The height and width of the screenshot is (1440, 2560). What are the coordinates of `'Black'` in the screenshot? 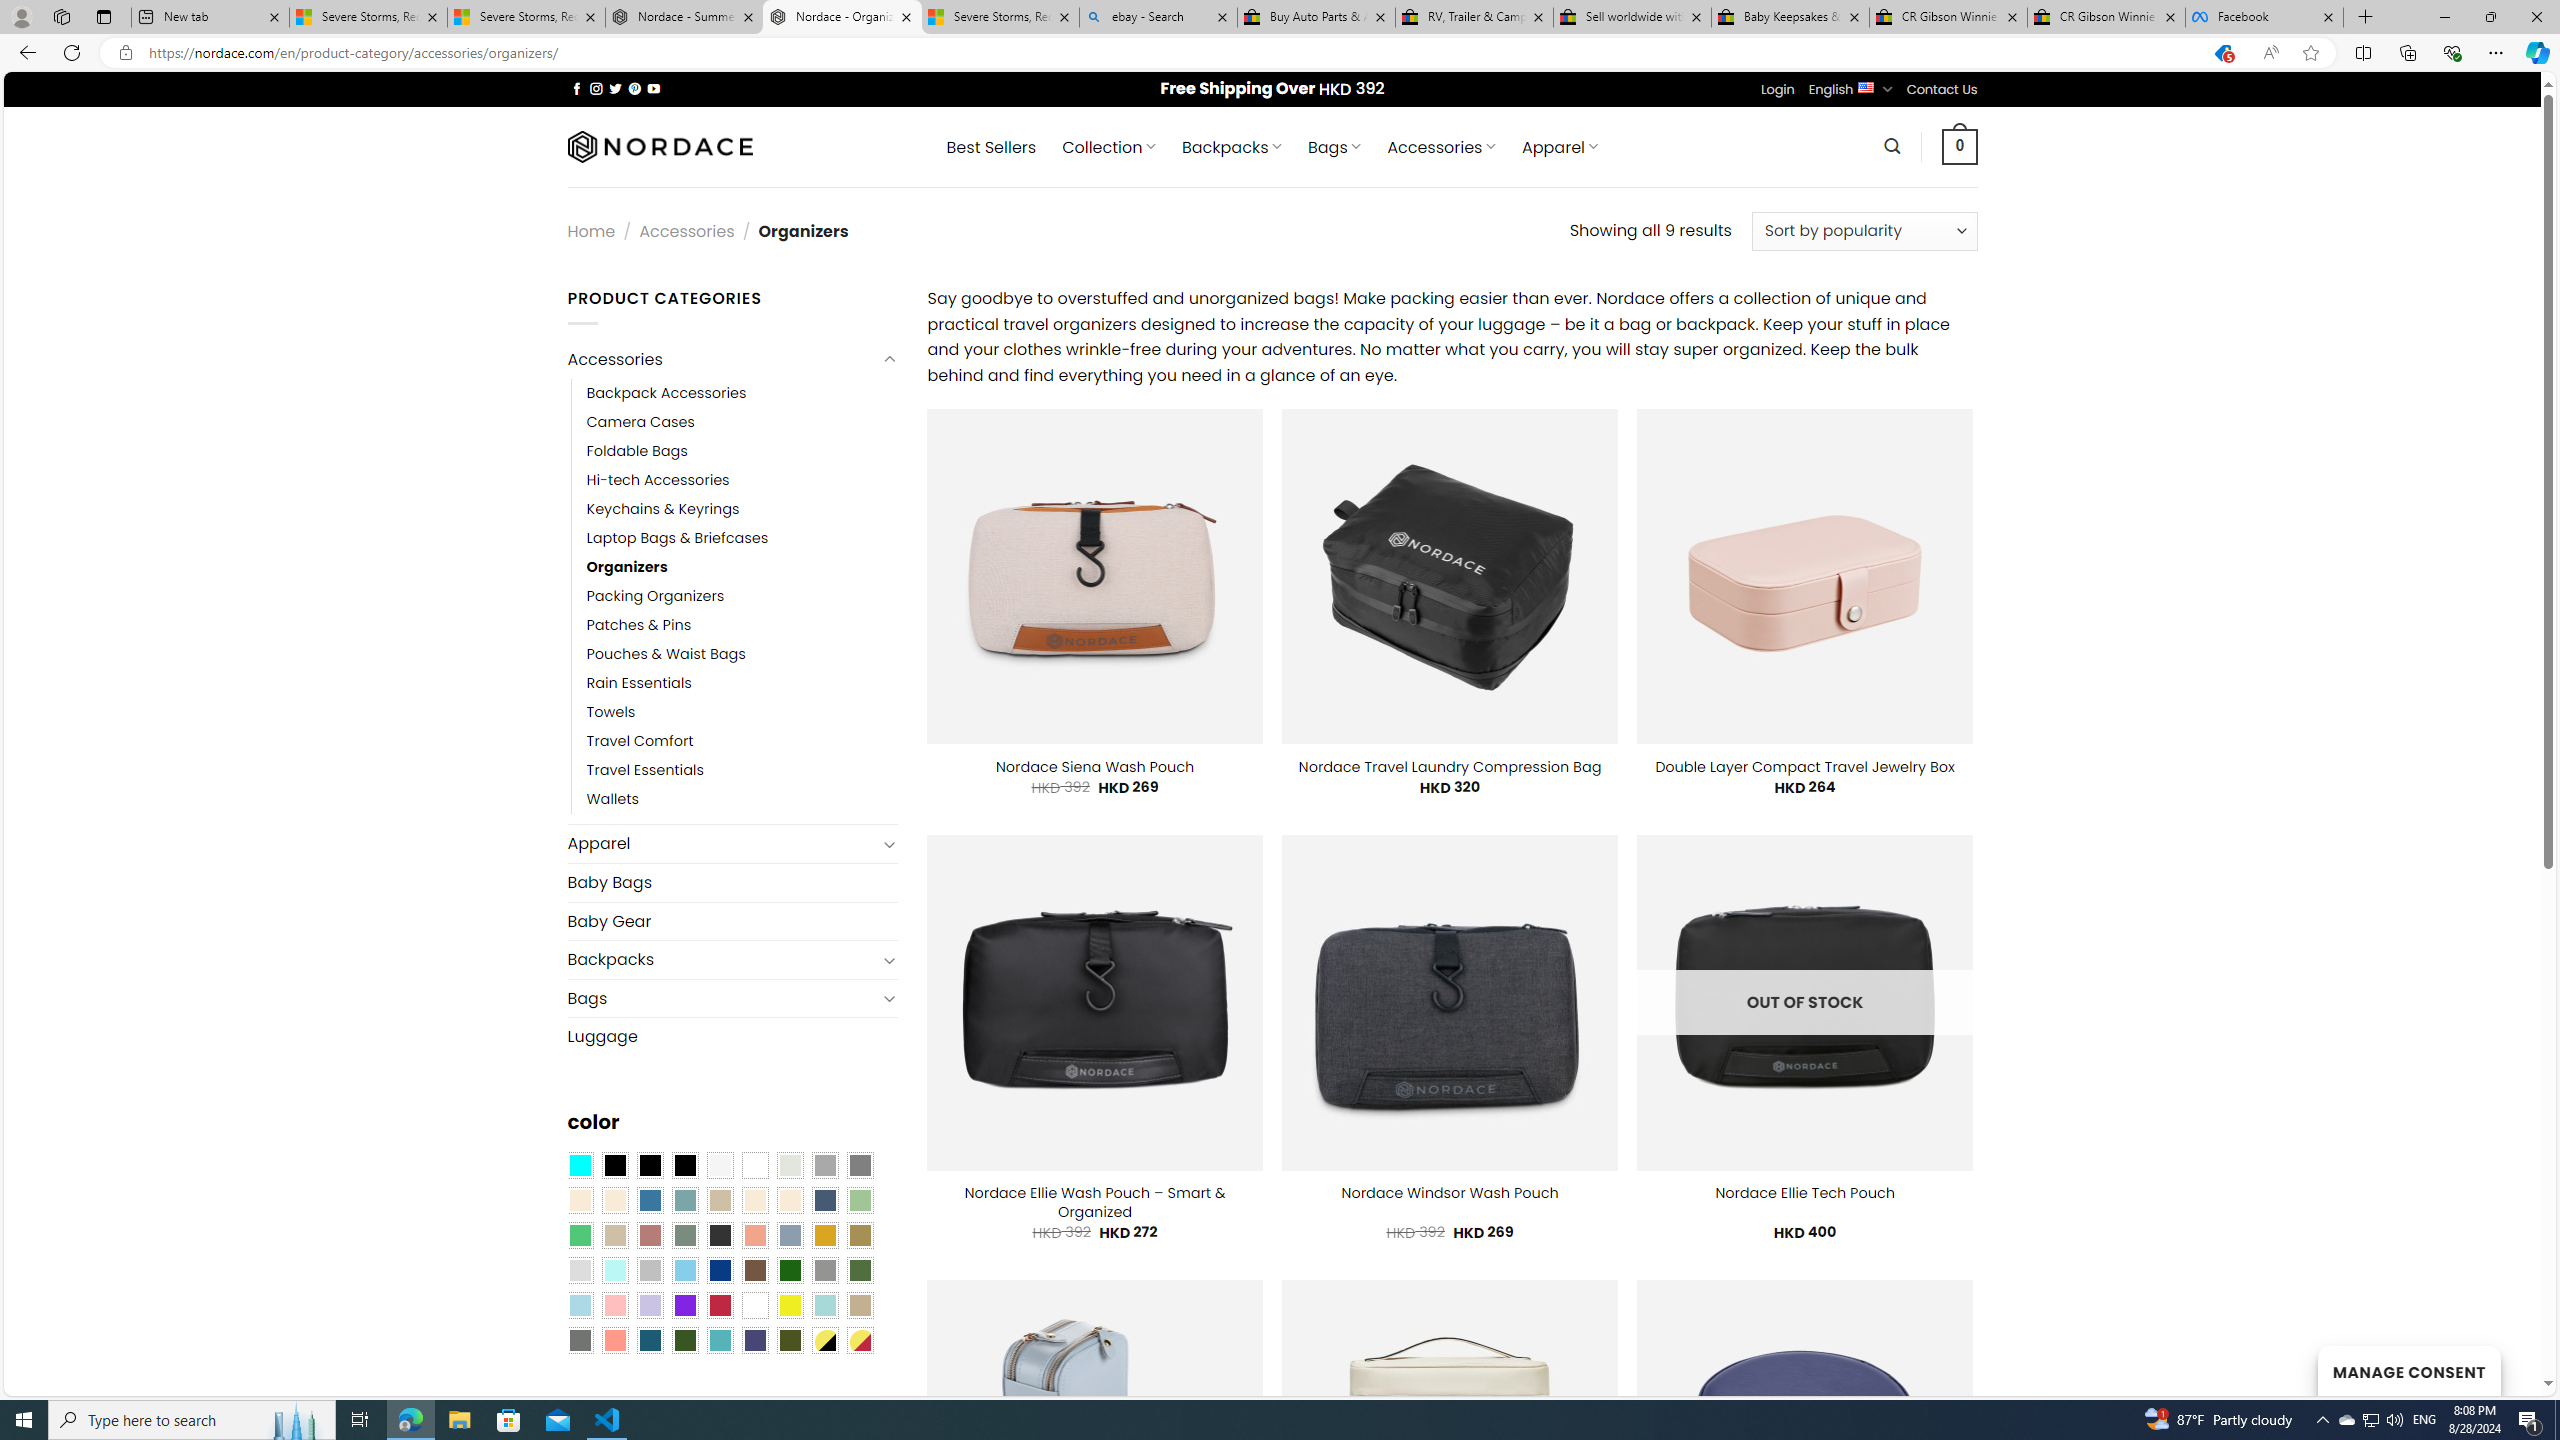 It's located at (649, 1164).